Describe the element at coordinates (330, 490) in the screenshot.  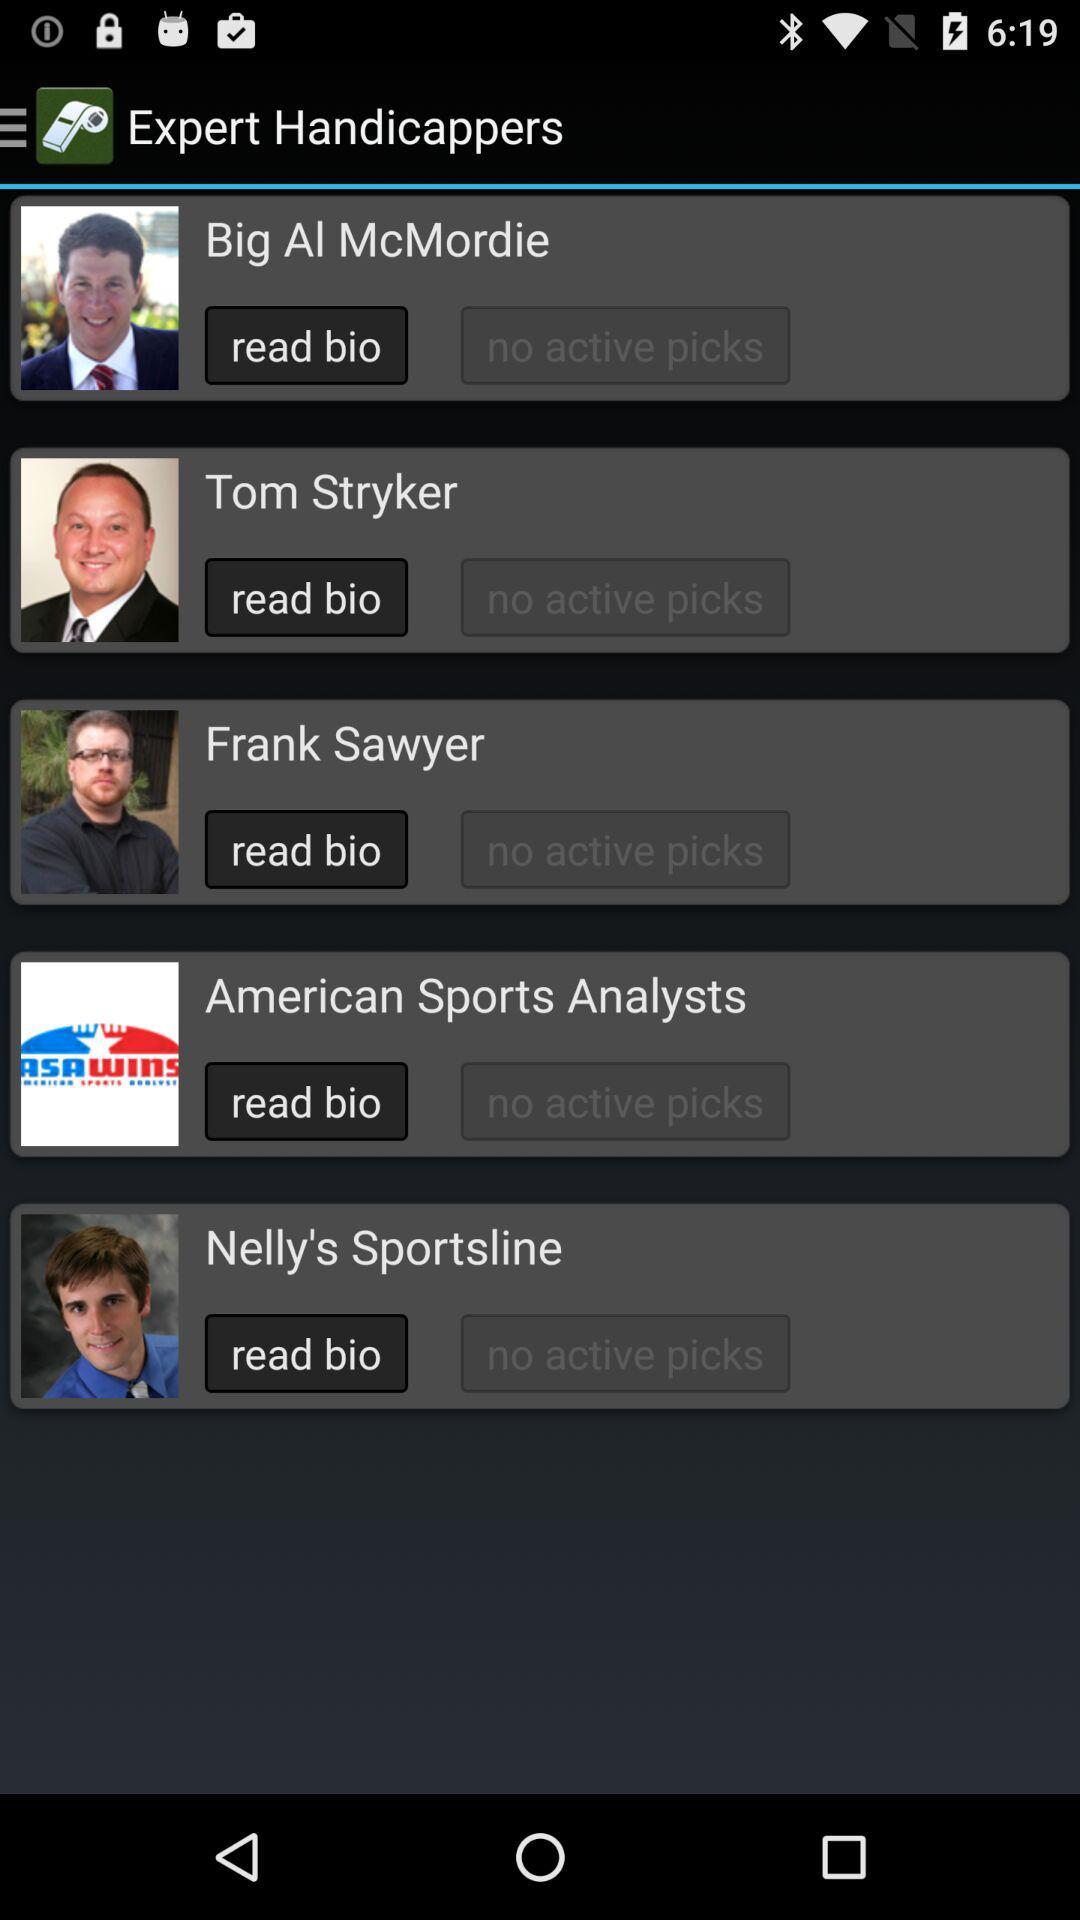
I see `button above the read bio button` at that location.